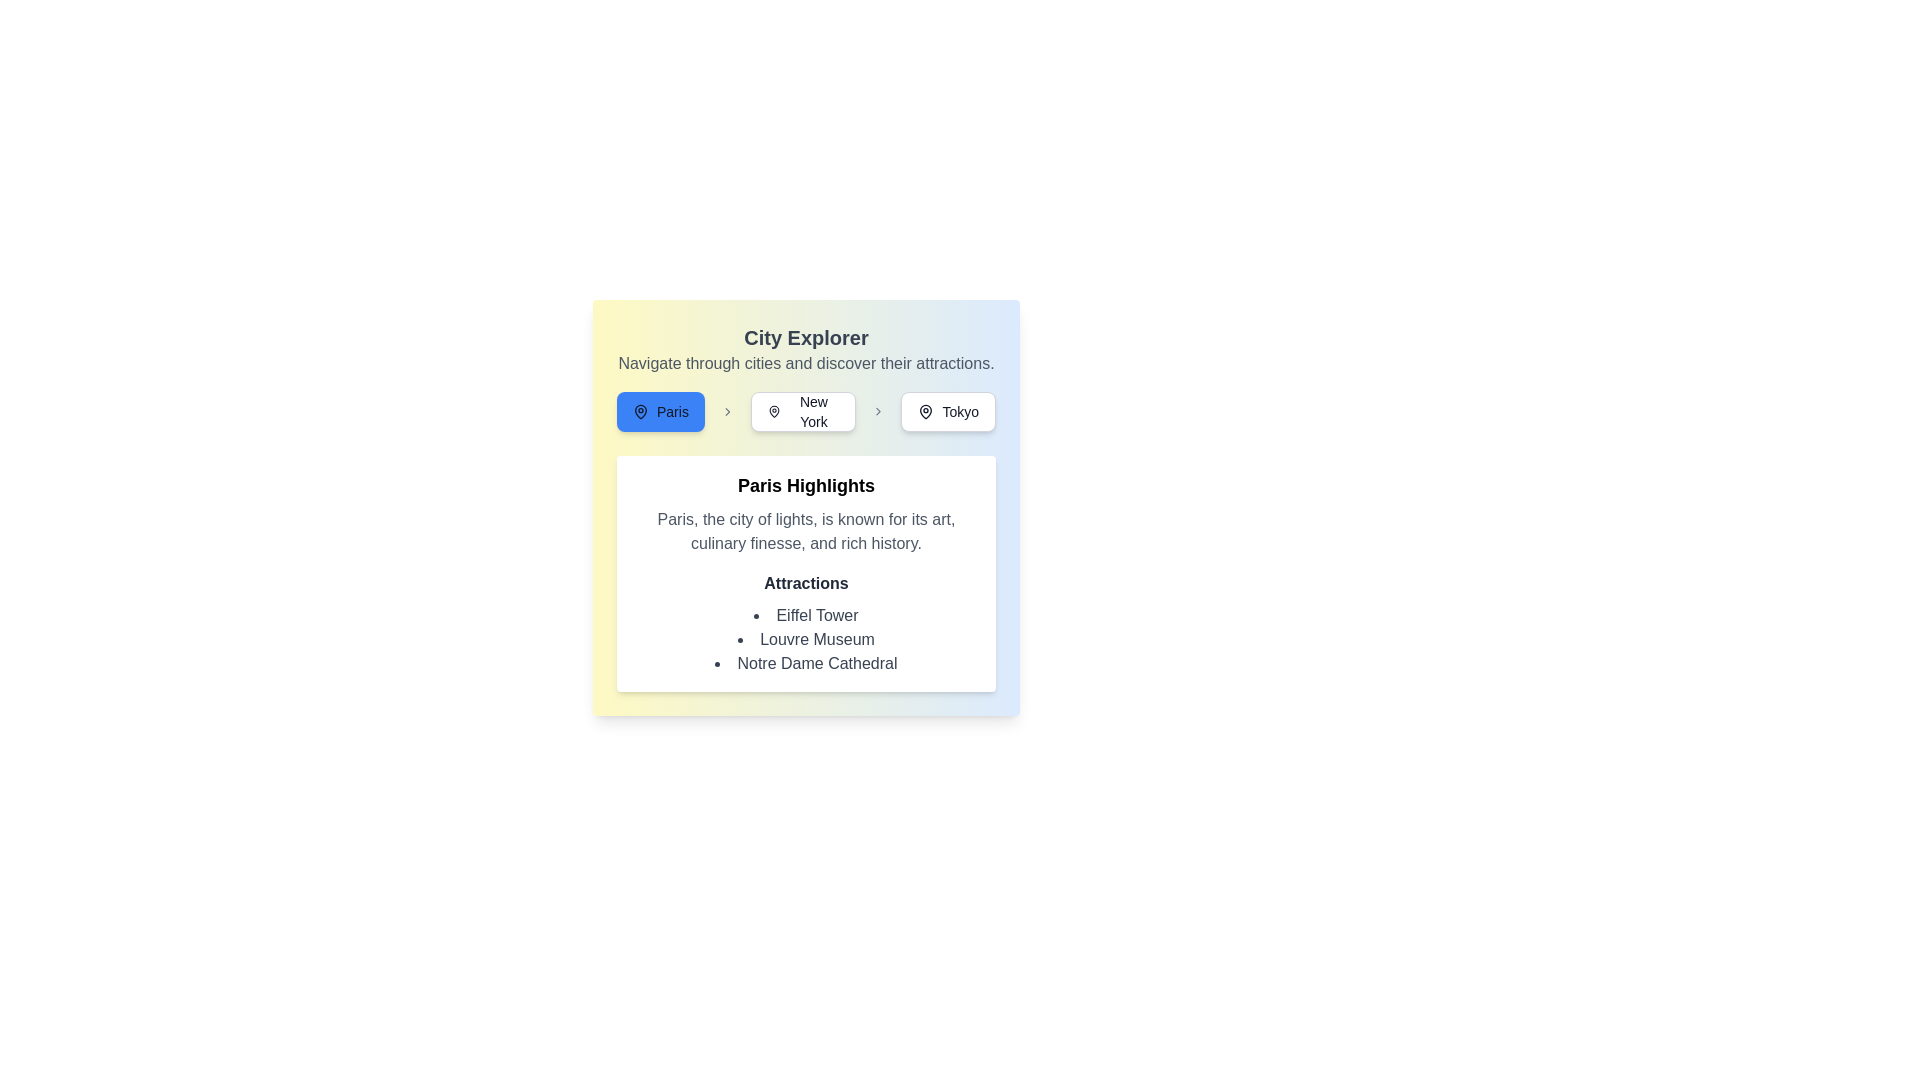 This screenshot has width=1920, height=1080. What do you see at coordinates (925, 411) in the screenshot?
I see `the pin icon located in the 'Tokyo' button group, positioned between the text 'Tokyo' on its right and the edge of the button on its left` at bounding box center [925, 411].